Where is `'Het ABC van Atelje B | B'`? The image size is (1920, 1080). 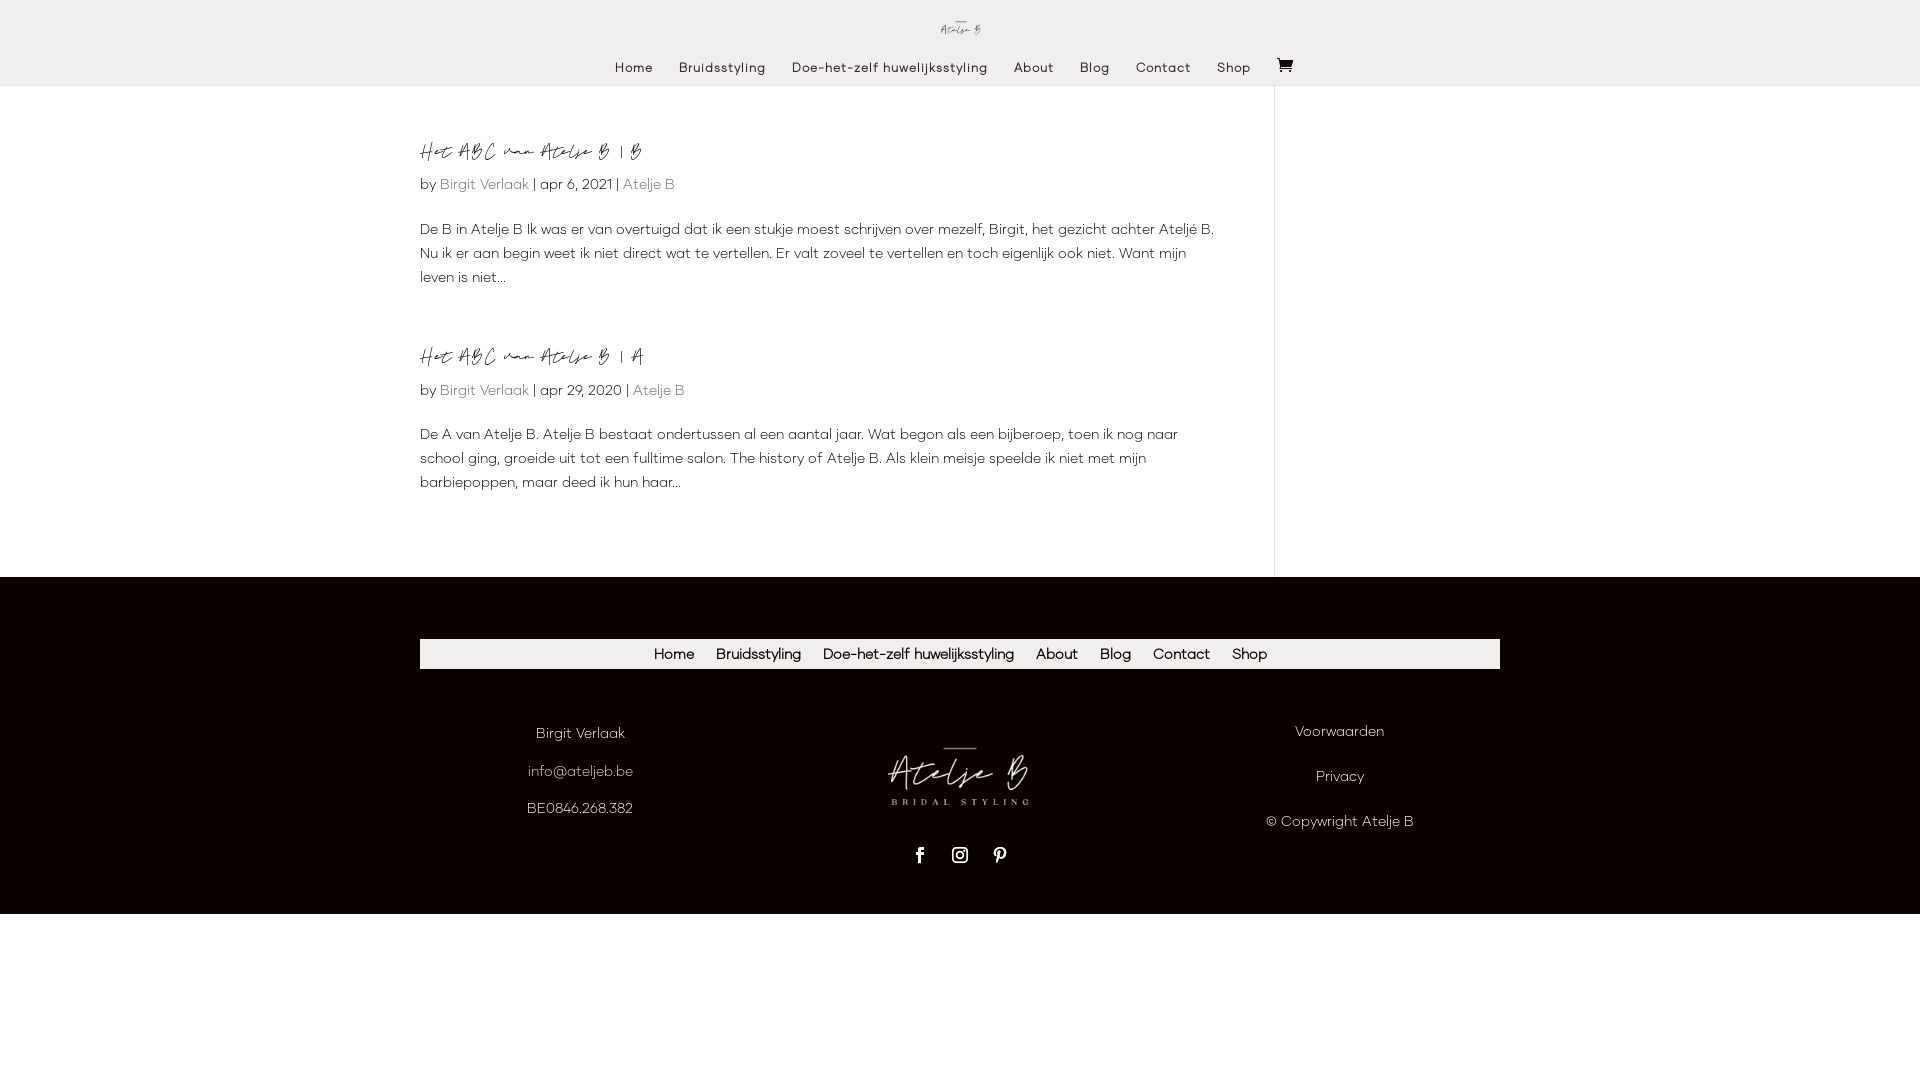
'Het ABC van Atelje B | B' is located at coordinates (532, 150).